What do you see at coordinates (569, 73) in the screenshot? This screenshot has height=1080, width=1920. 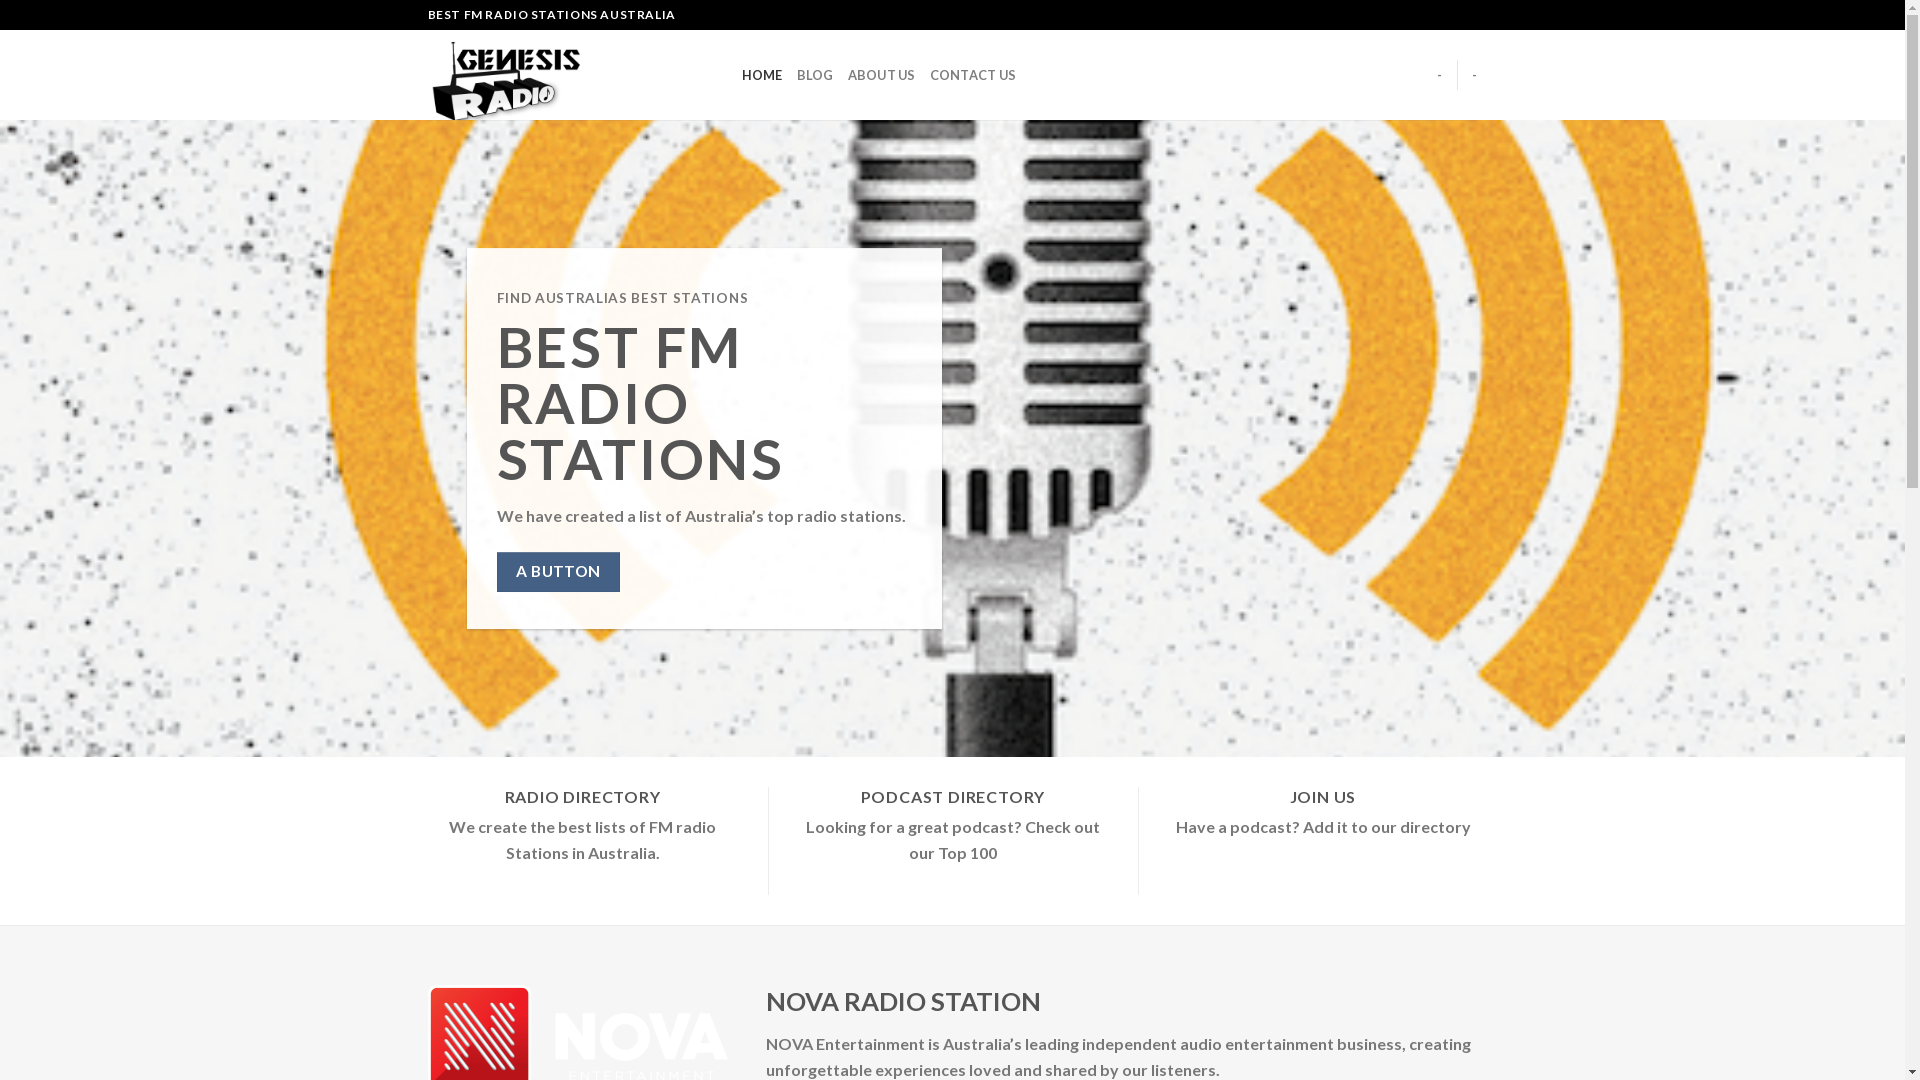 I see `'Genesis Radio - Australia'` at bounding box center [569, 73].